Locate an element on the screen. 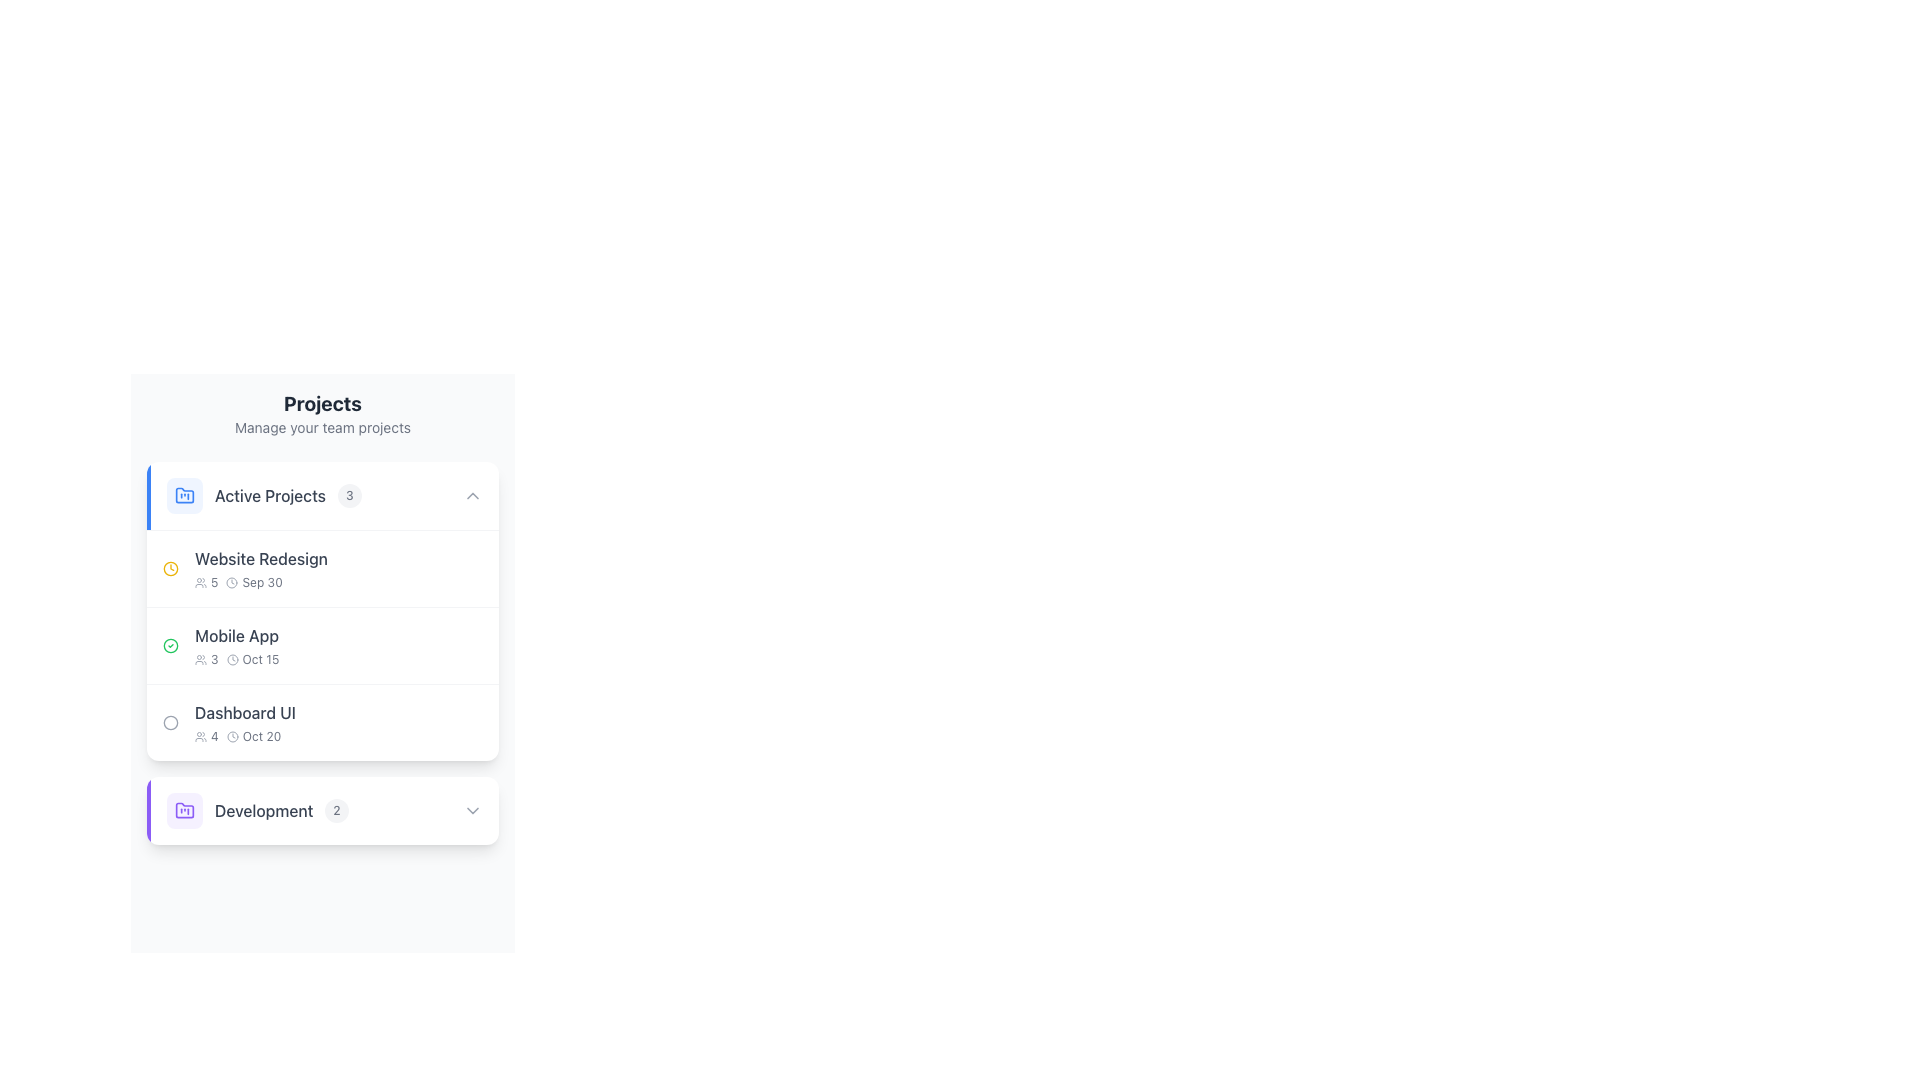  the circular graphic element located to the left of the 'Mobile App' project in the 'Active Projects' section for information is located at coordinates (171, 722).